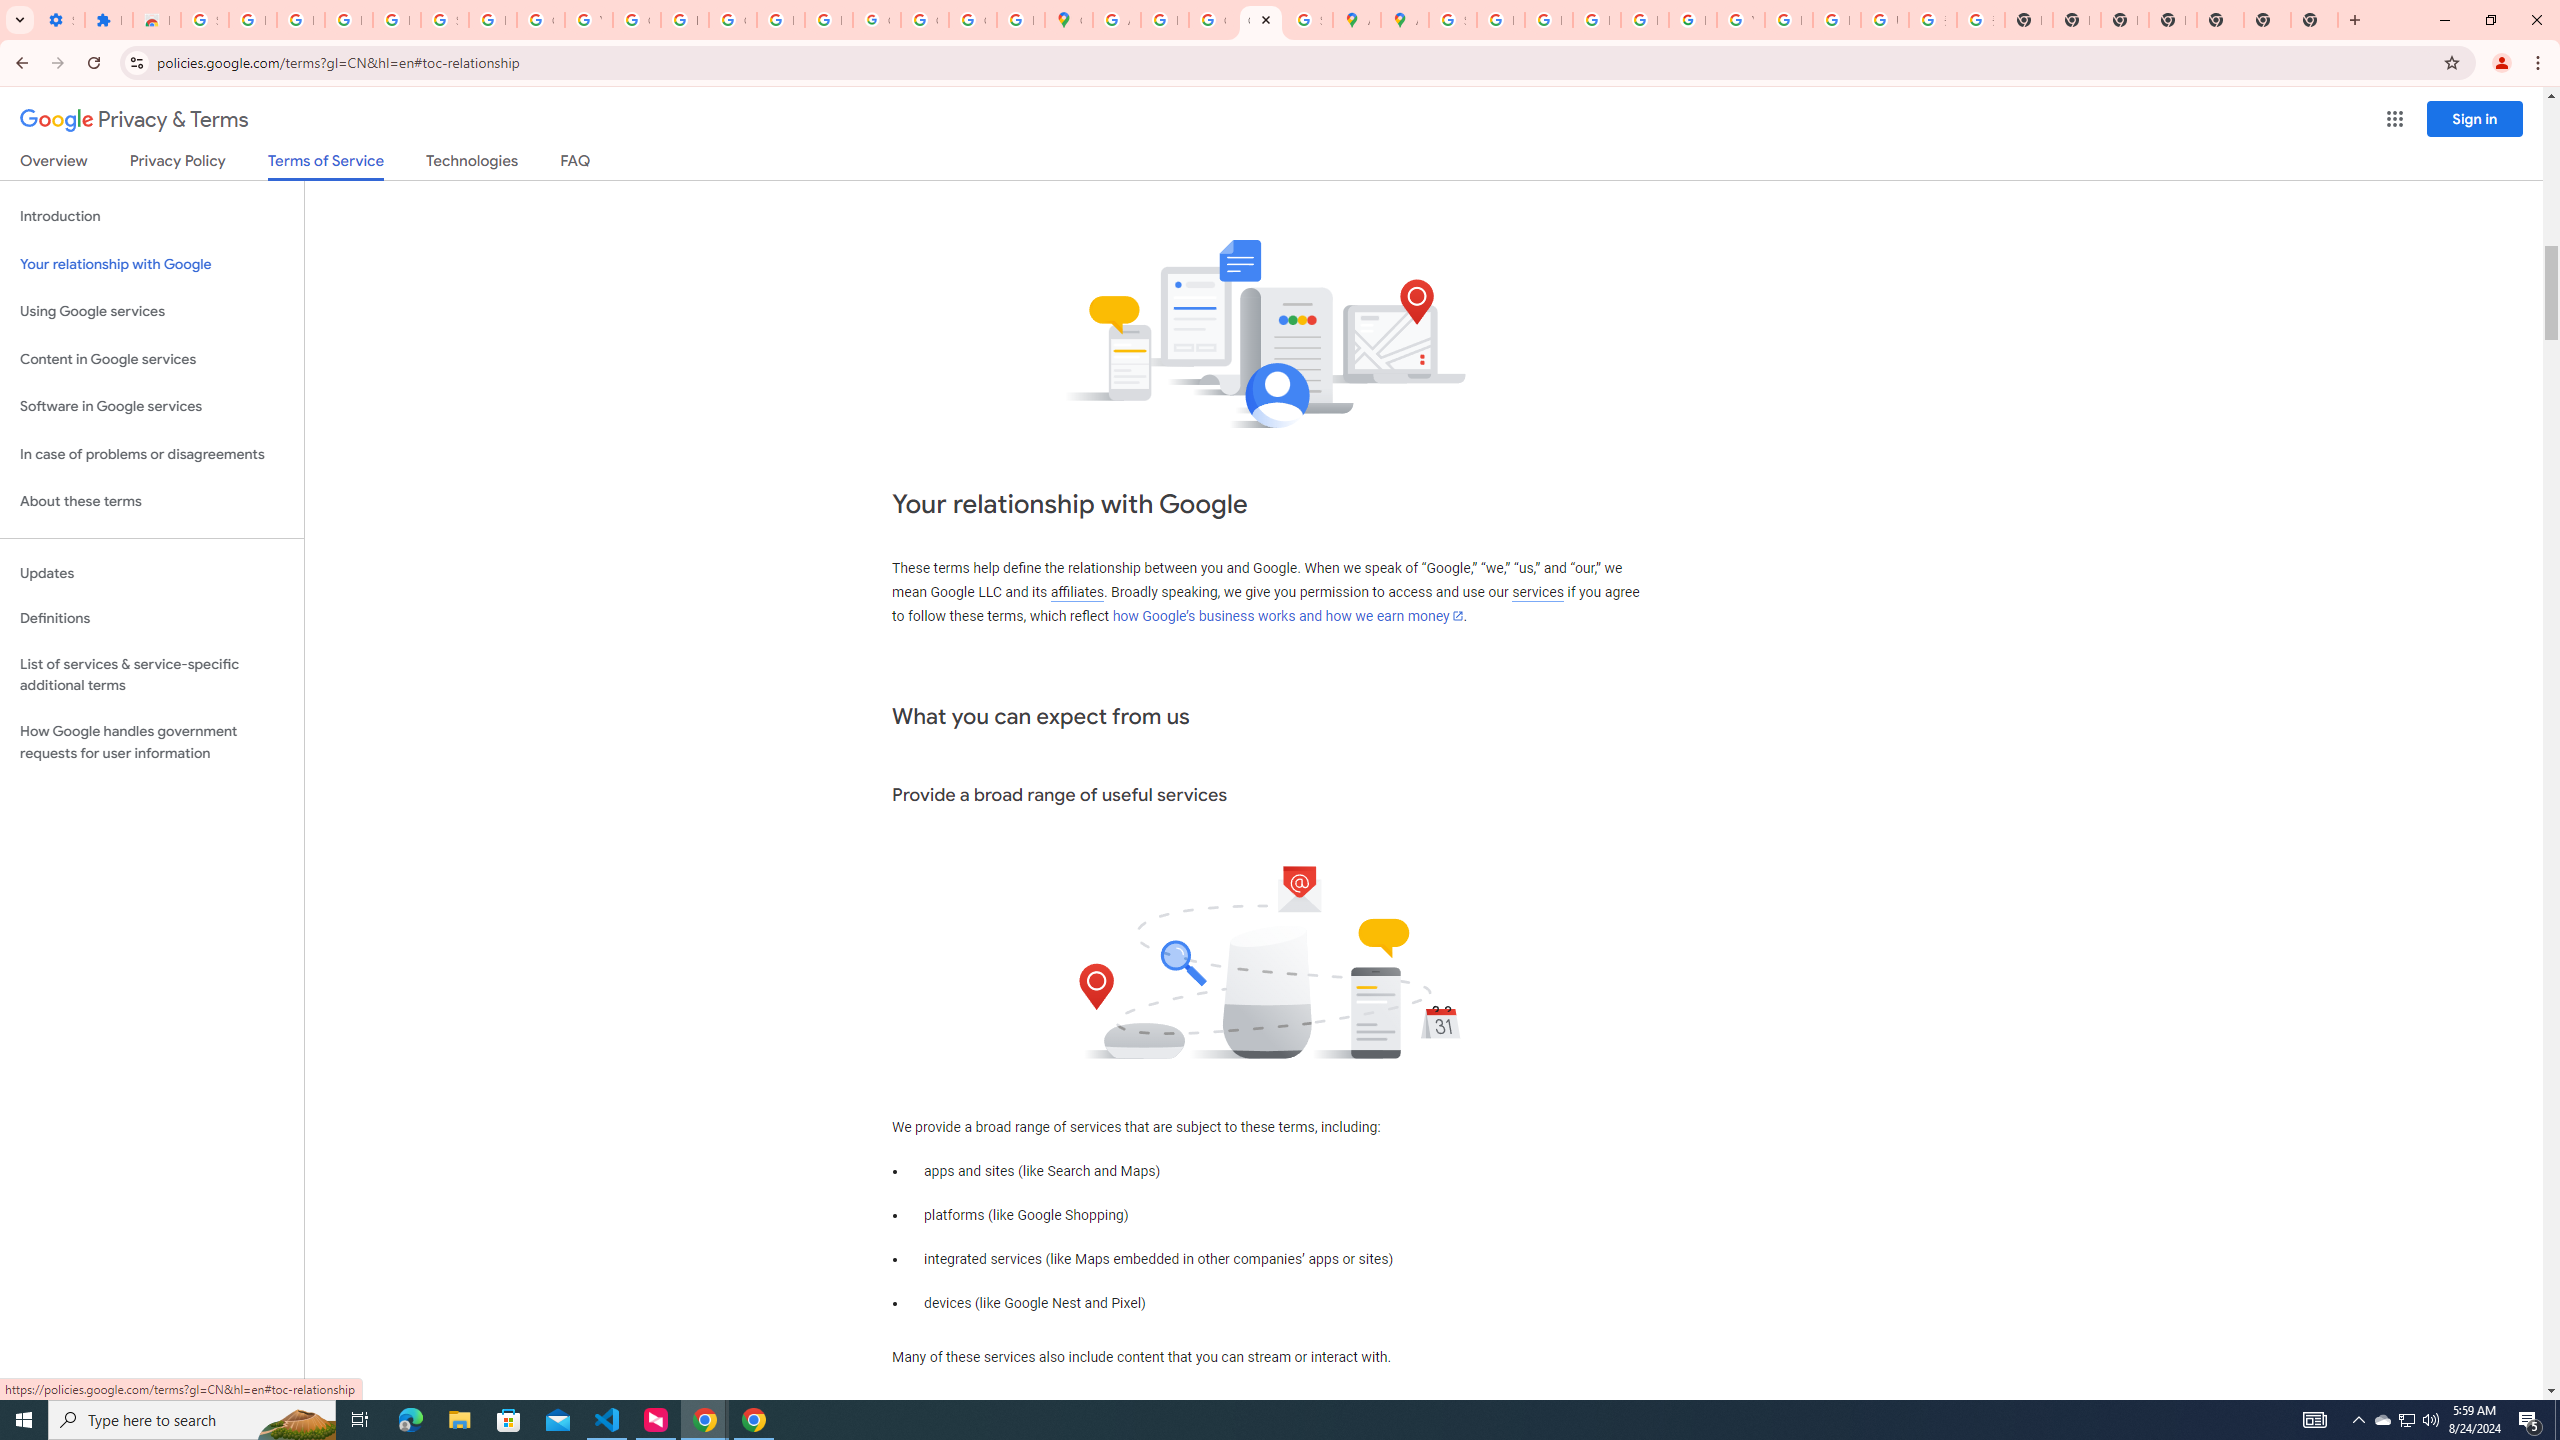 The height and width of the screenshot is (1440, 2560). What do you see at coordinates (61, 19) in the screenshot?
I see `'Settings - On startup'` at bounding box center [61, 19].